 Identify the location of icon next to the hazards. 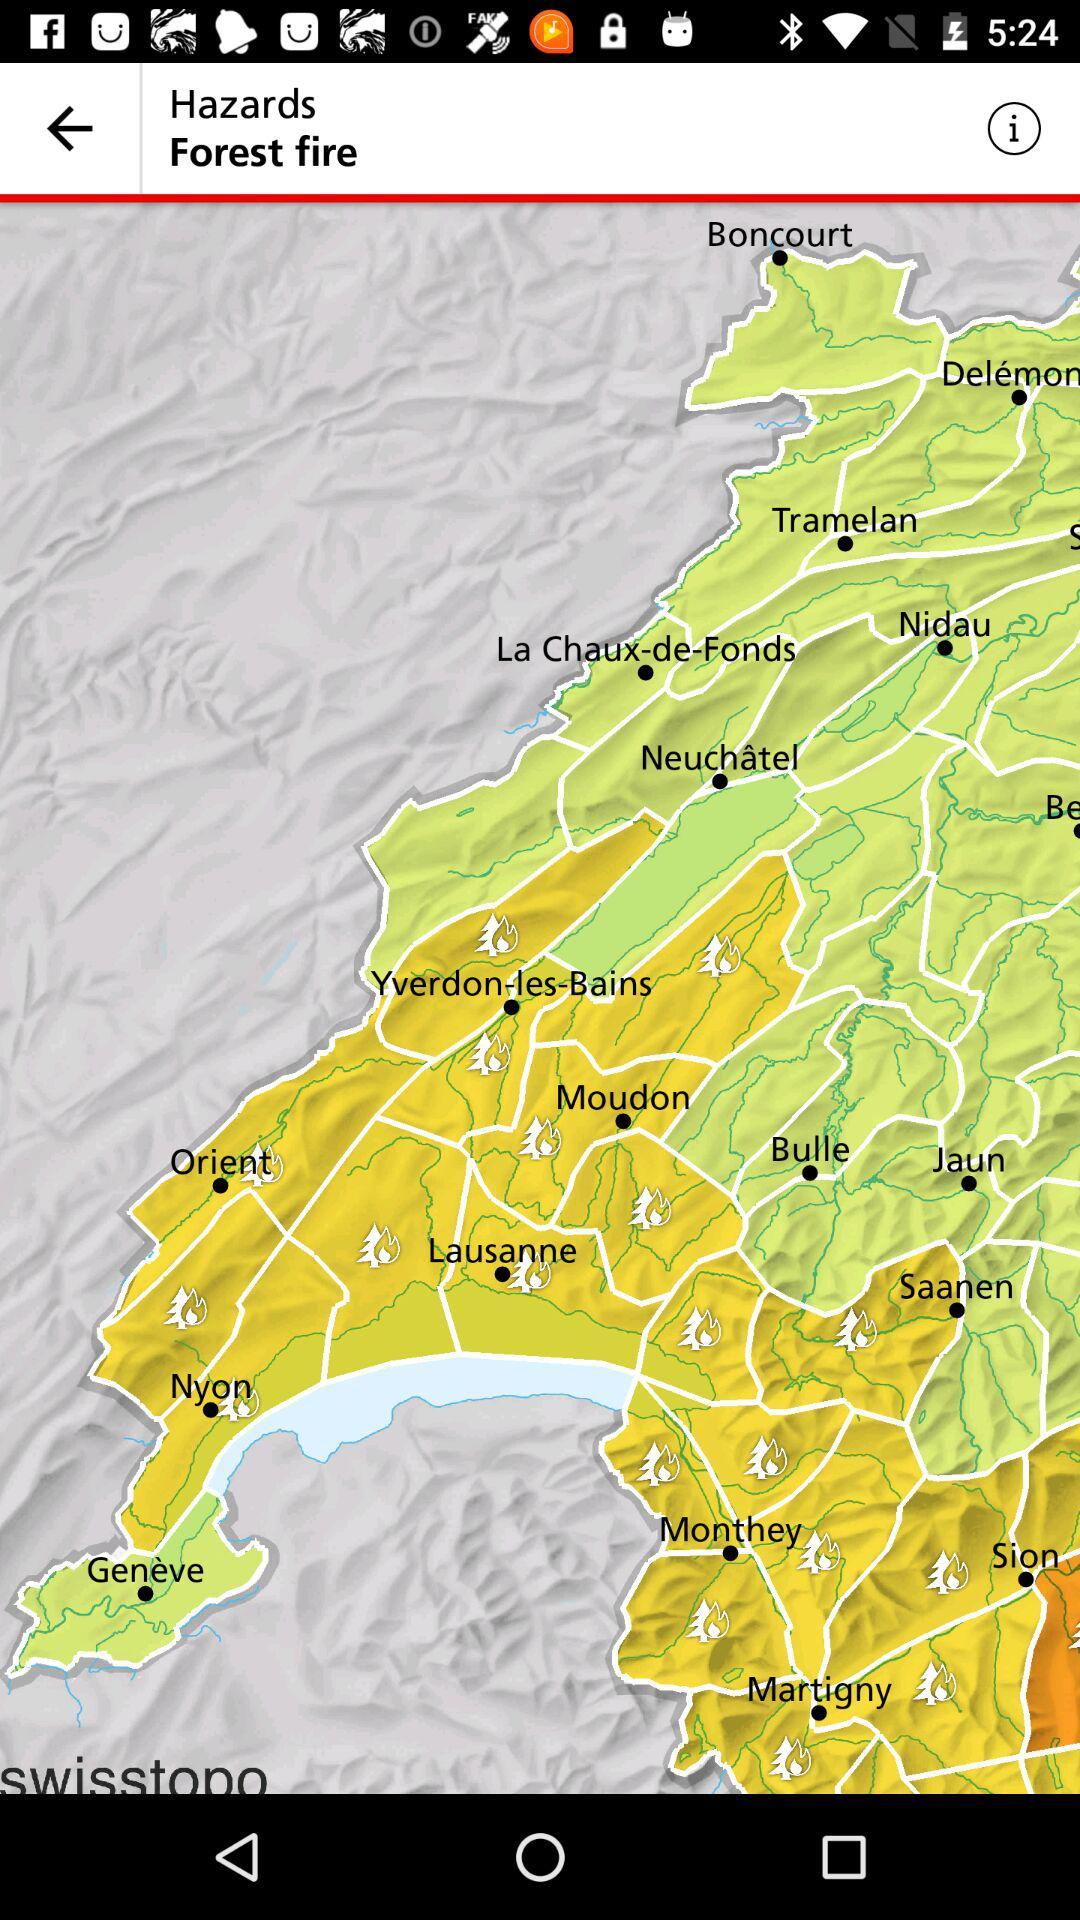
(1014, 127).